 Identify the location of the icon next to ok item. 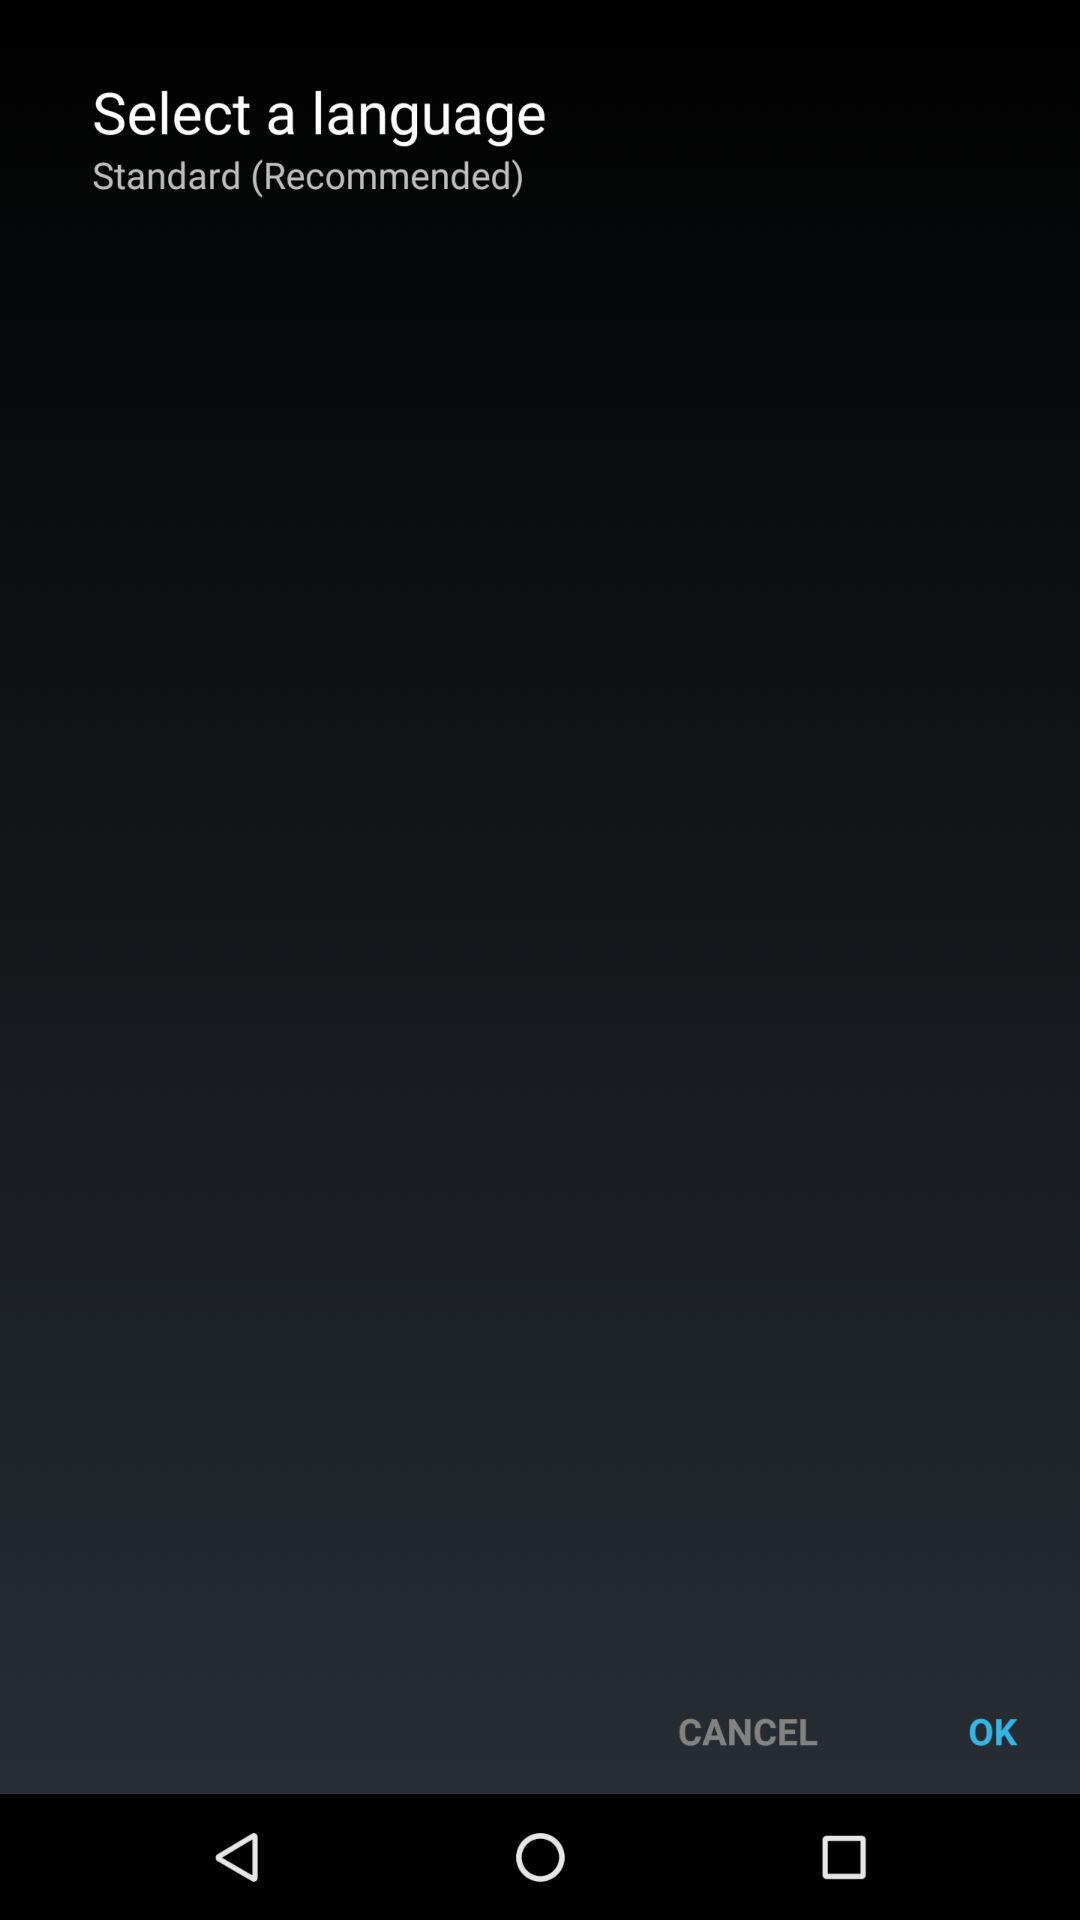
(747, 1730).